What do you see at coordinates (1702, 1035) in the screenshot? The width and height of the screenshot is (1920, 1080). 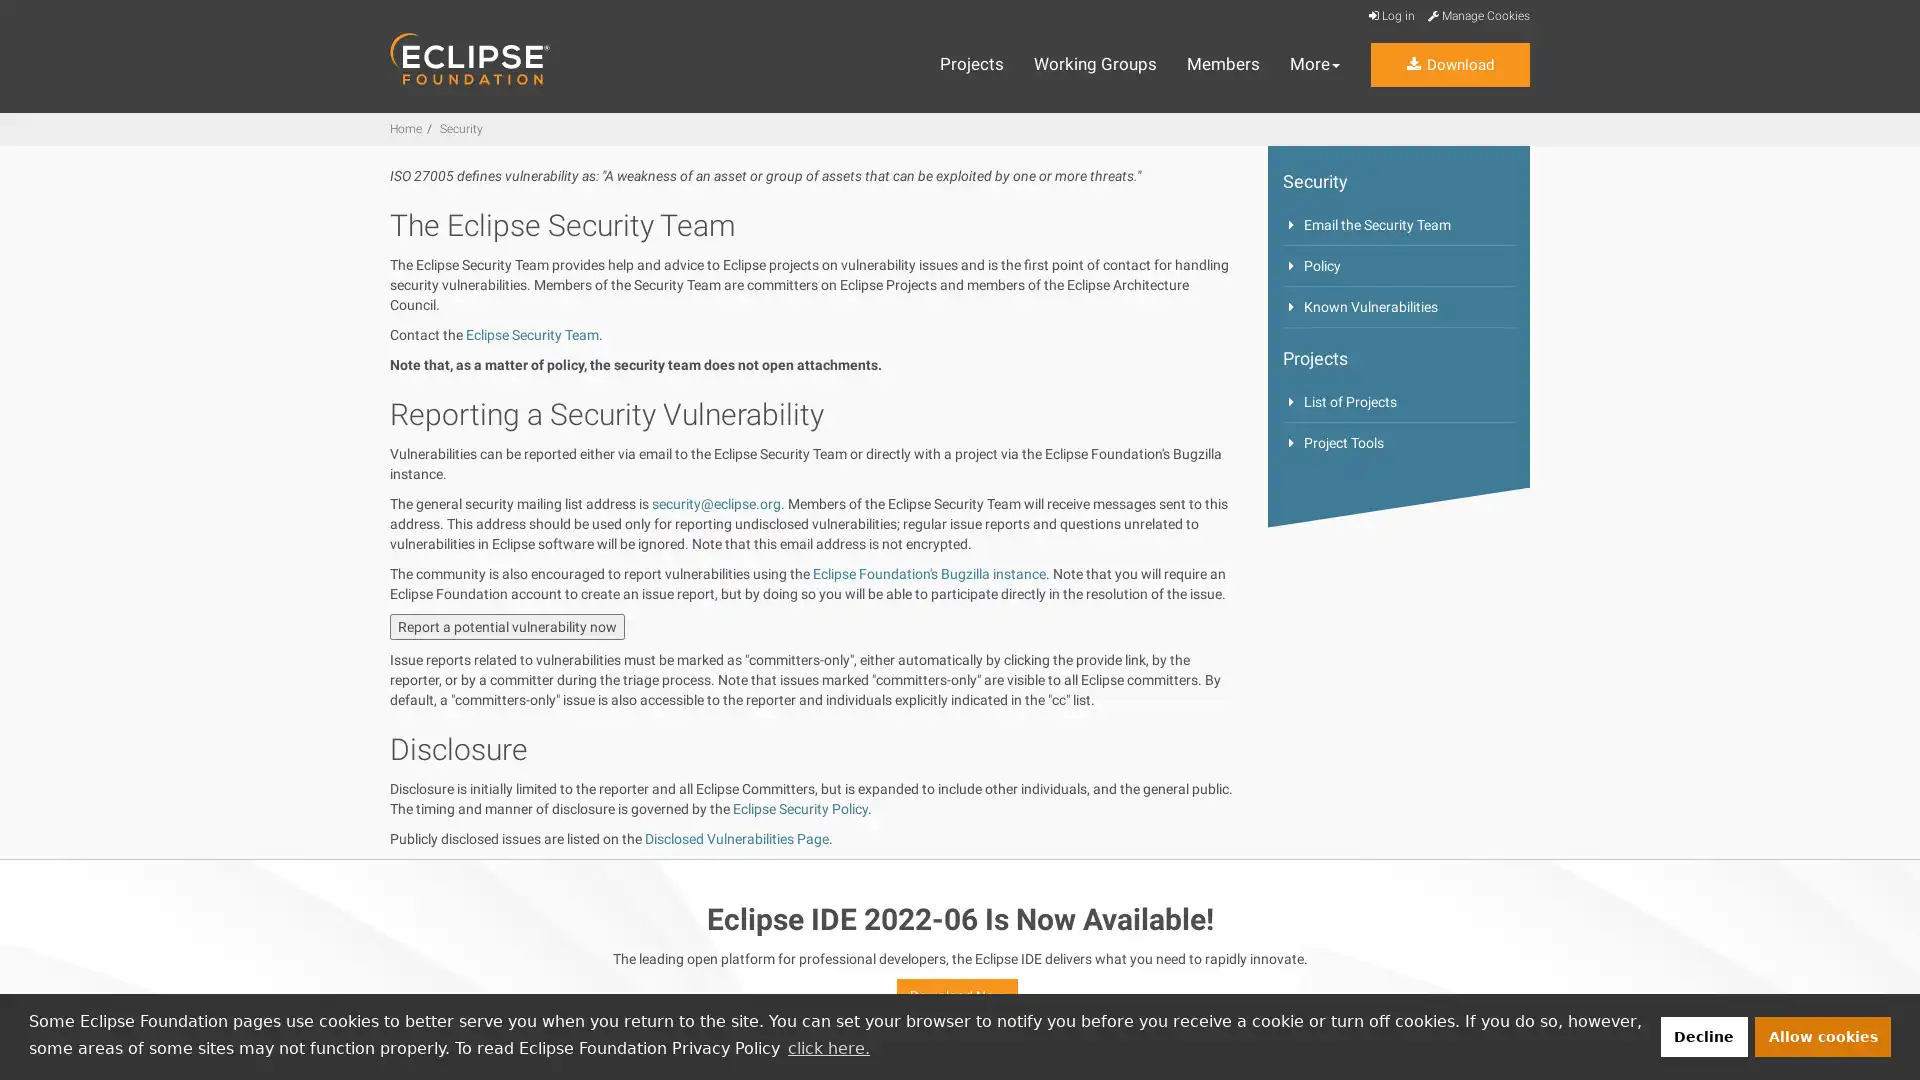 I see `deny cookies` at bounding box center [1702, 1035].